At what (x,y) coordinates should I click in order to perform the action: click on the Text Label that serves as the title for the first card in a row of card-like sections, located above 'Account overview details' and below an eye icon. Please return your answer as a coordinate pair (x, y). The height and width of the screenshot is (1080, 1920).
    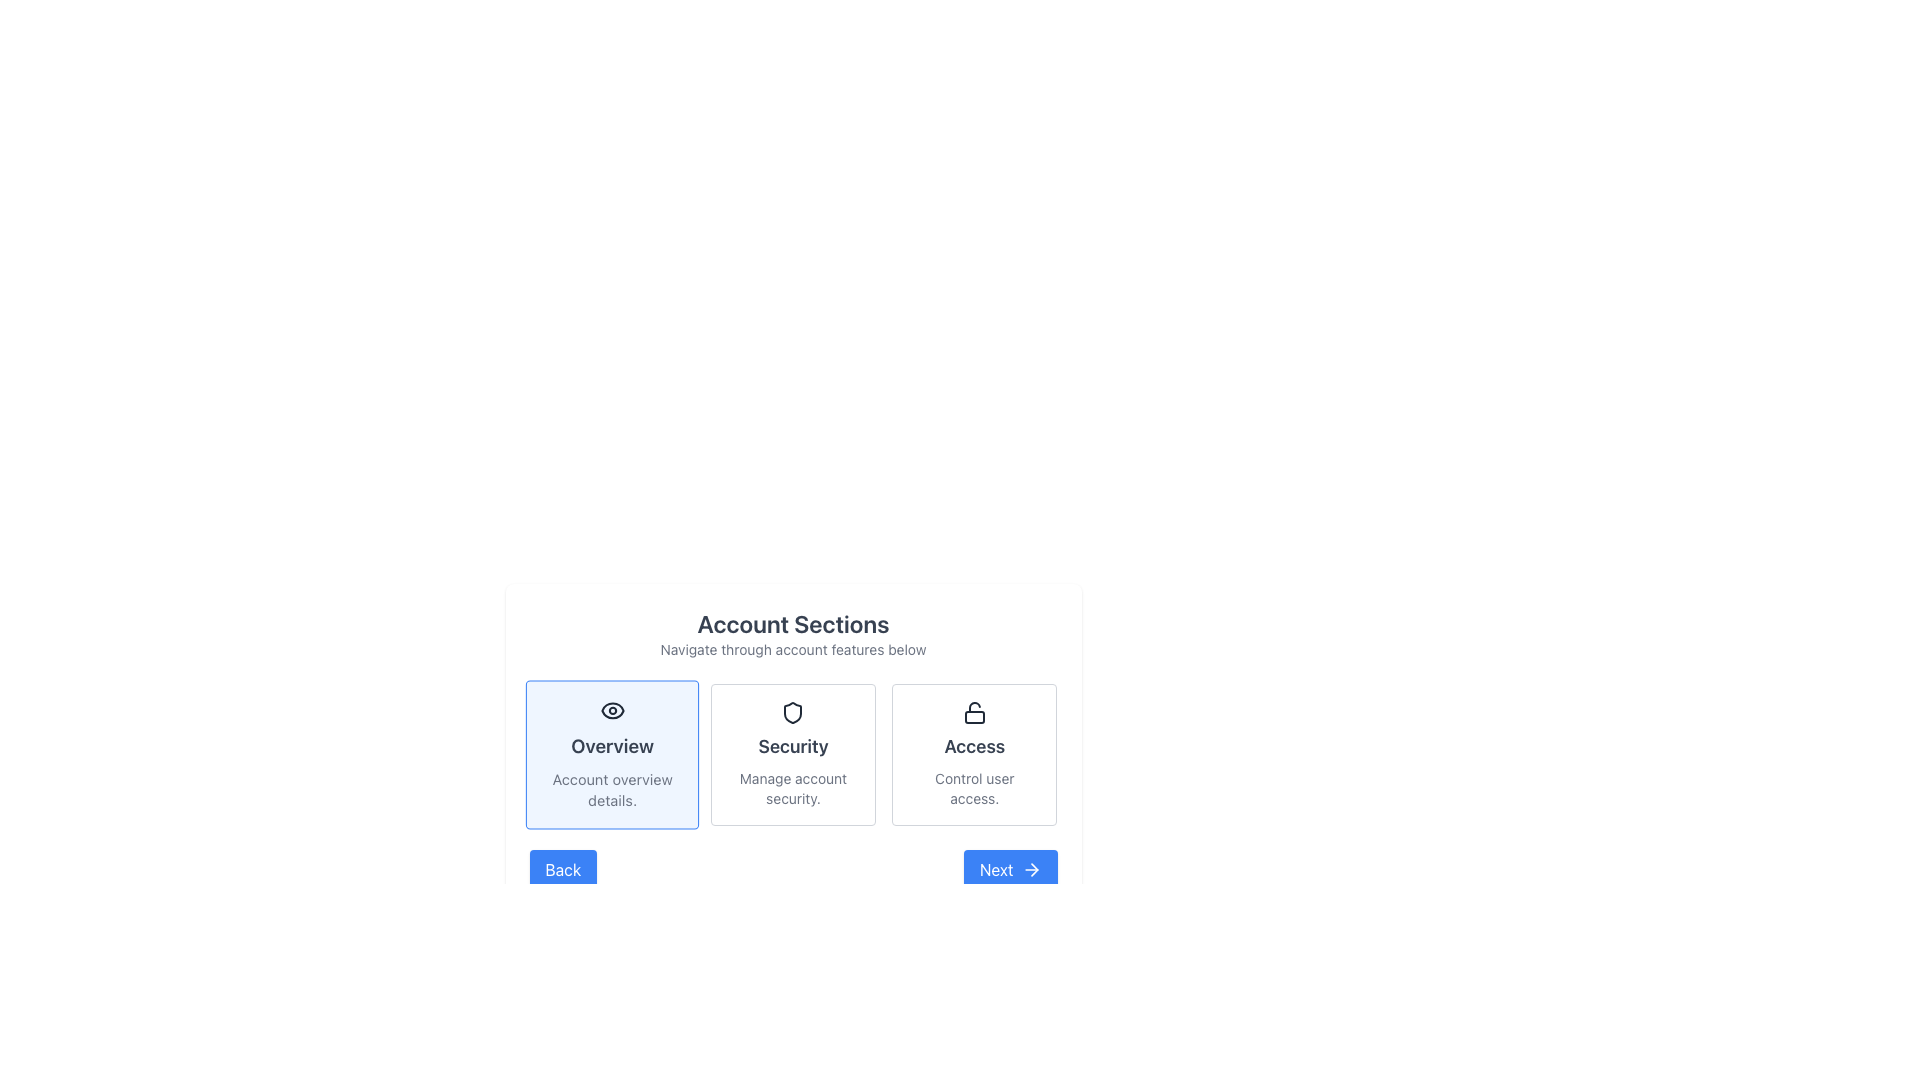
    Looking at the image, I should click on (611, 746).